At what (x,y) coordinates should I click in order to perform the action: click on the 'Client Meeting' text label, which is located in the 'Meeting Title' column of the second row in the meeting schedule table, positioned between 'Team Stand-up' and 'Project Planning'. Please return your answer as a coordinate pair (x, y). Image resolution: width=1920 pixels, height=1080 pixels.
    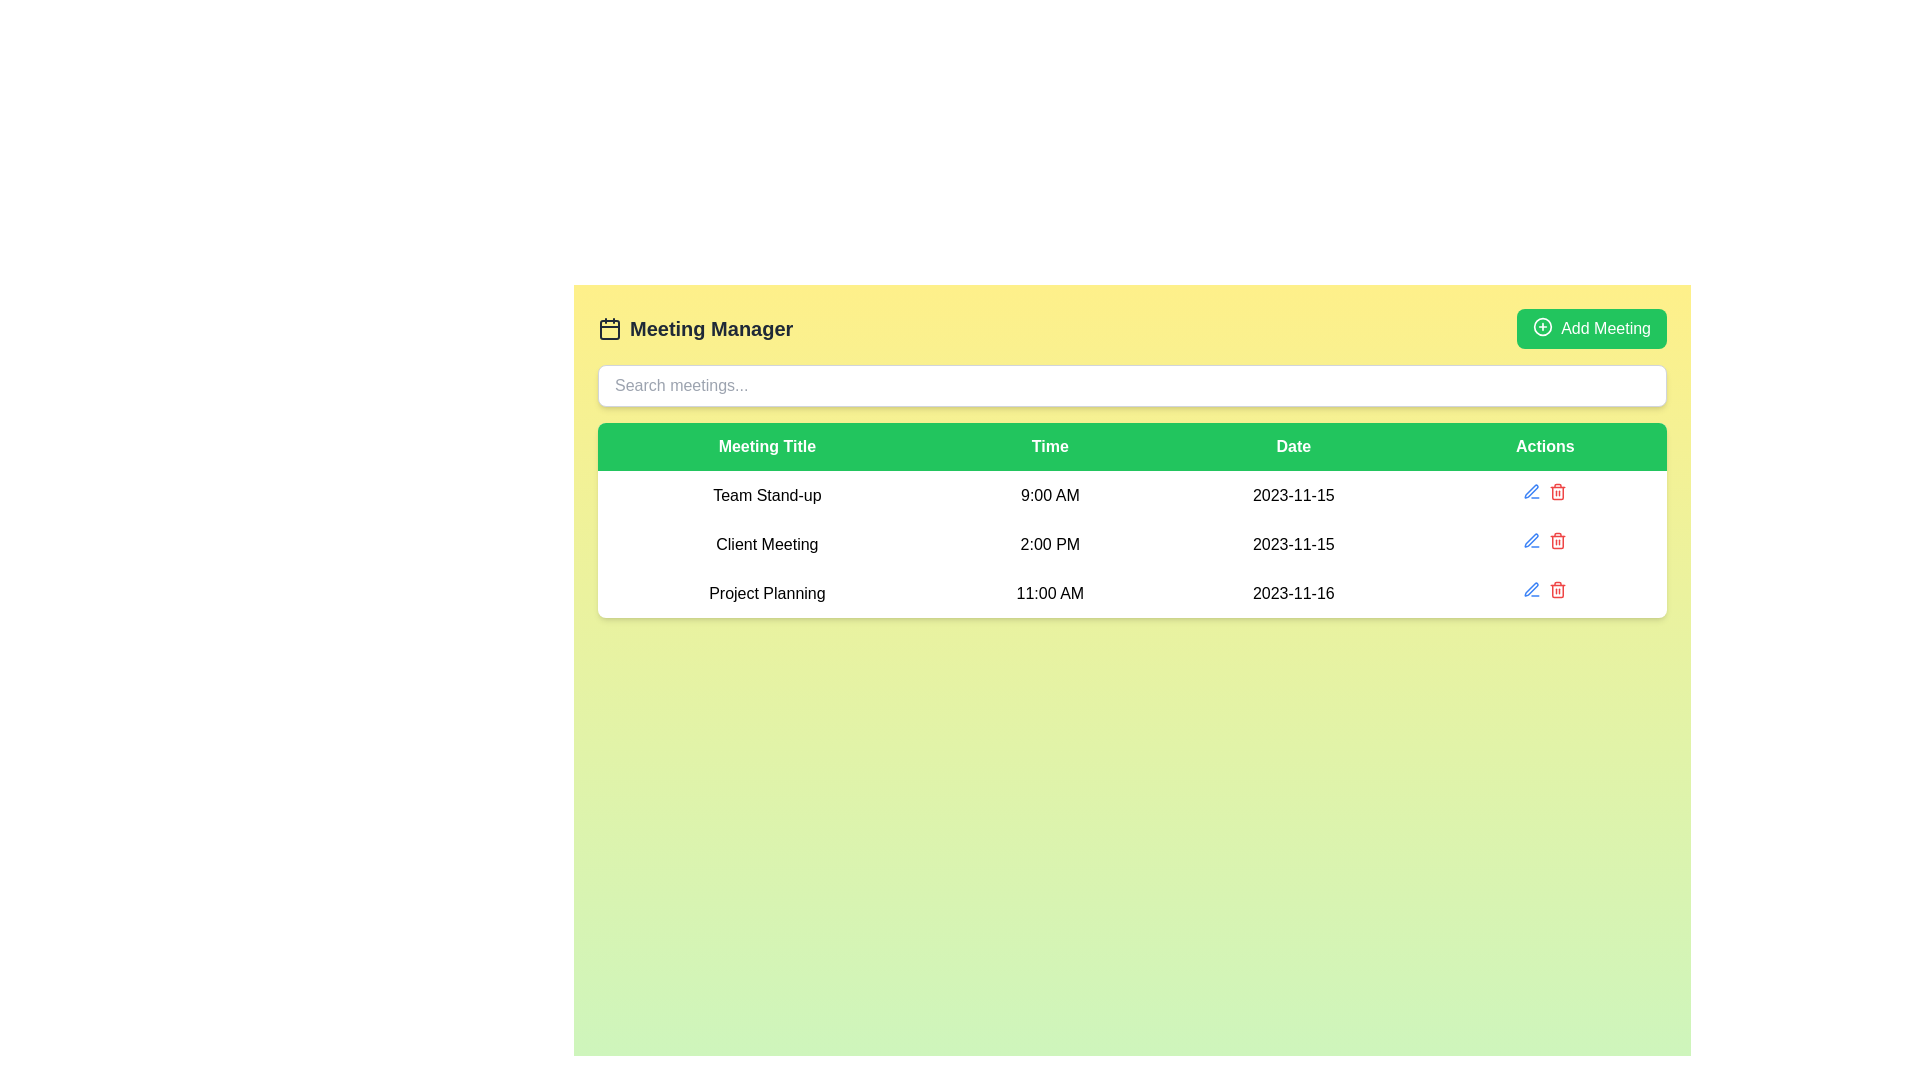
    Looking at the image, I should click on (766, 544).